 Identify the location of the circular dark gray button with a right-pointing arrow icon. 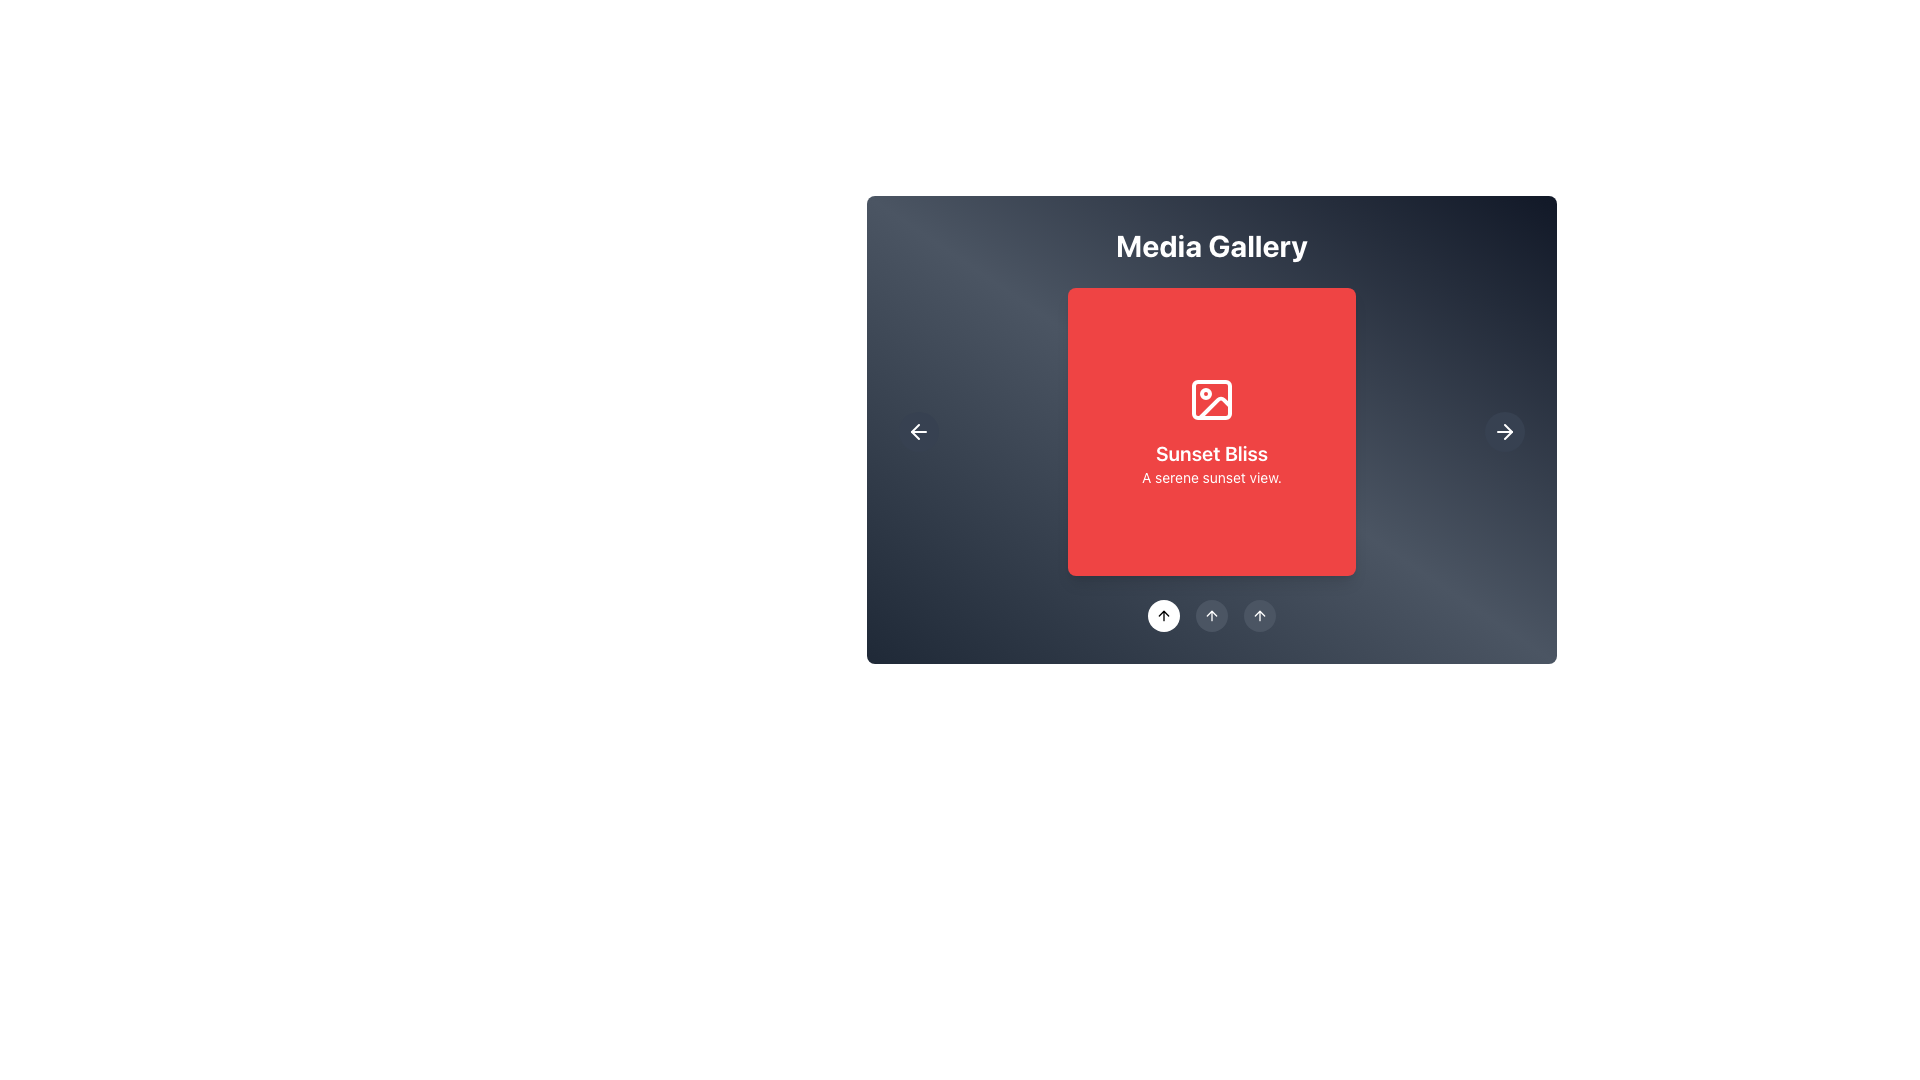
(1505, 431).